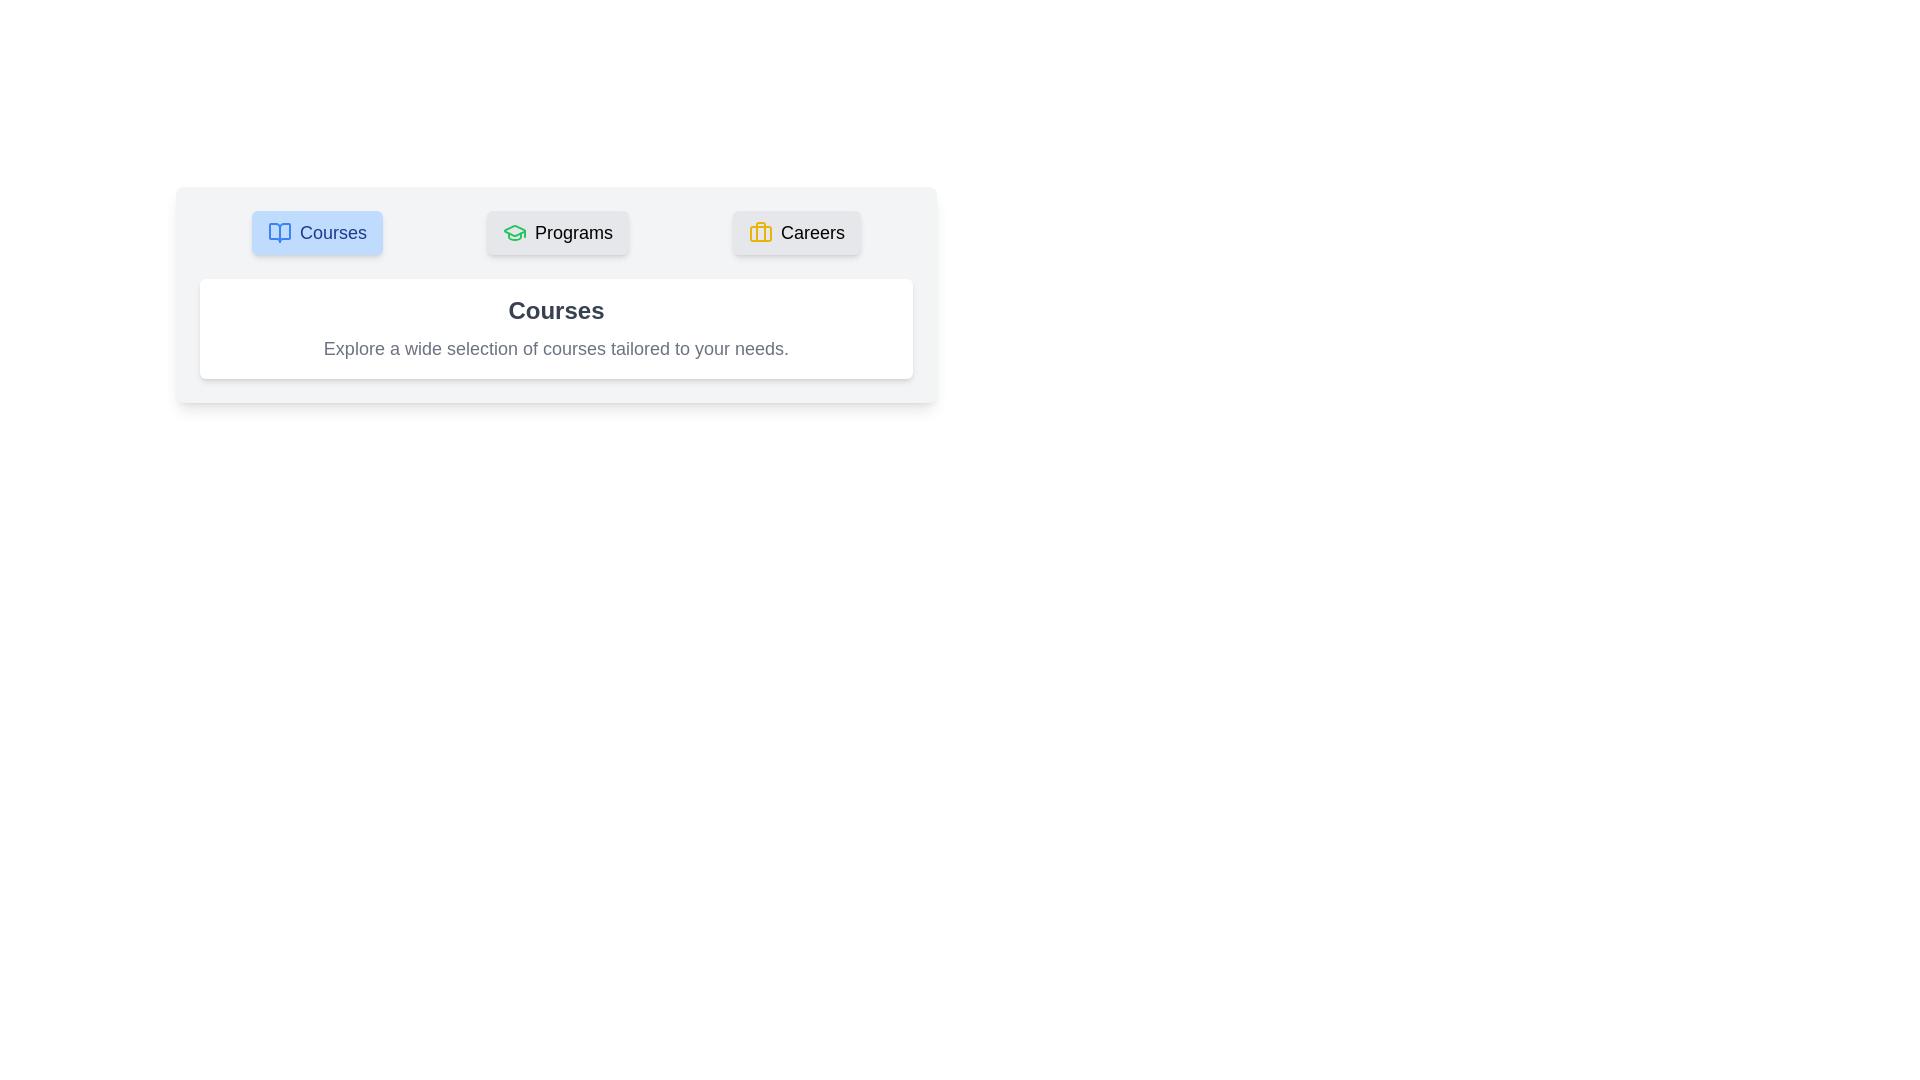 The width and height of the screenshot is (1920, 1080). I want to click on the tab labeled Careers to observe its hover effect, so click(795, 231).